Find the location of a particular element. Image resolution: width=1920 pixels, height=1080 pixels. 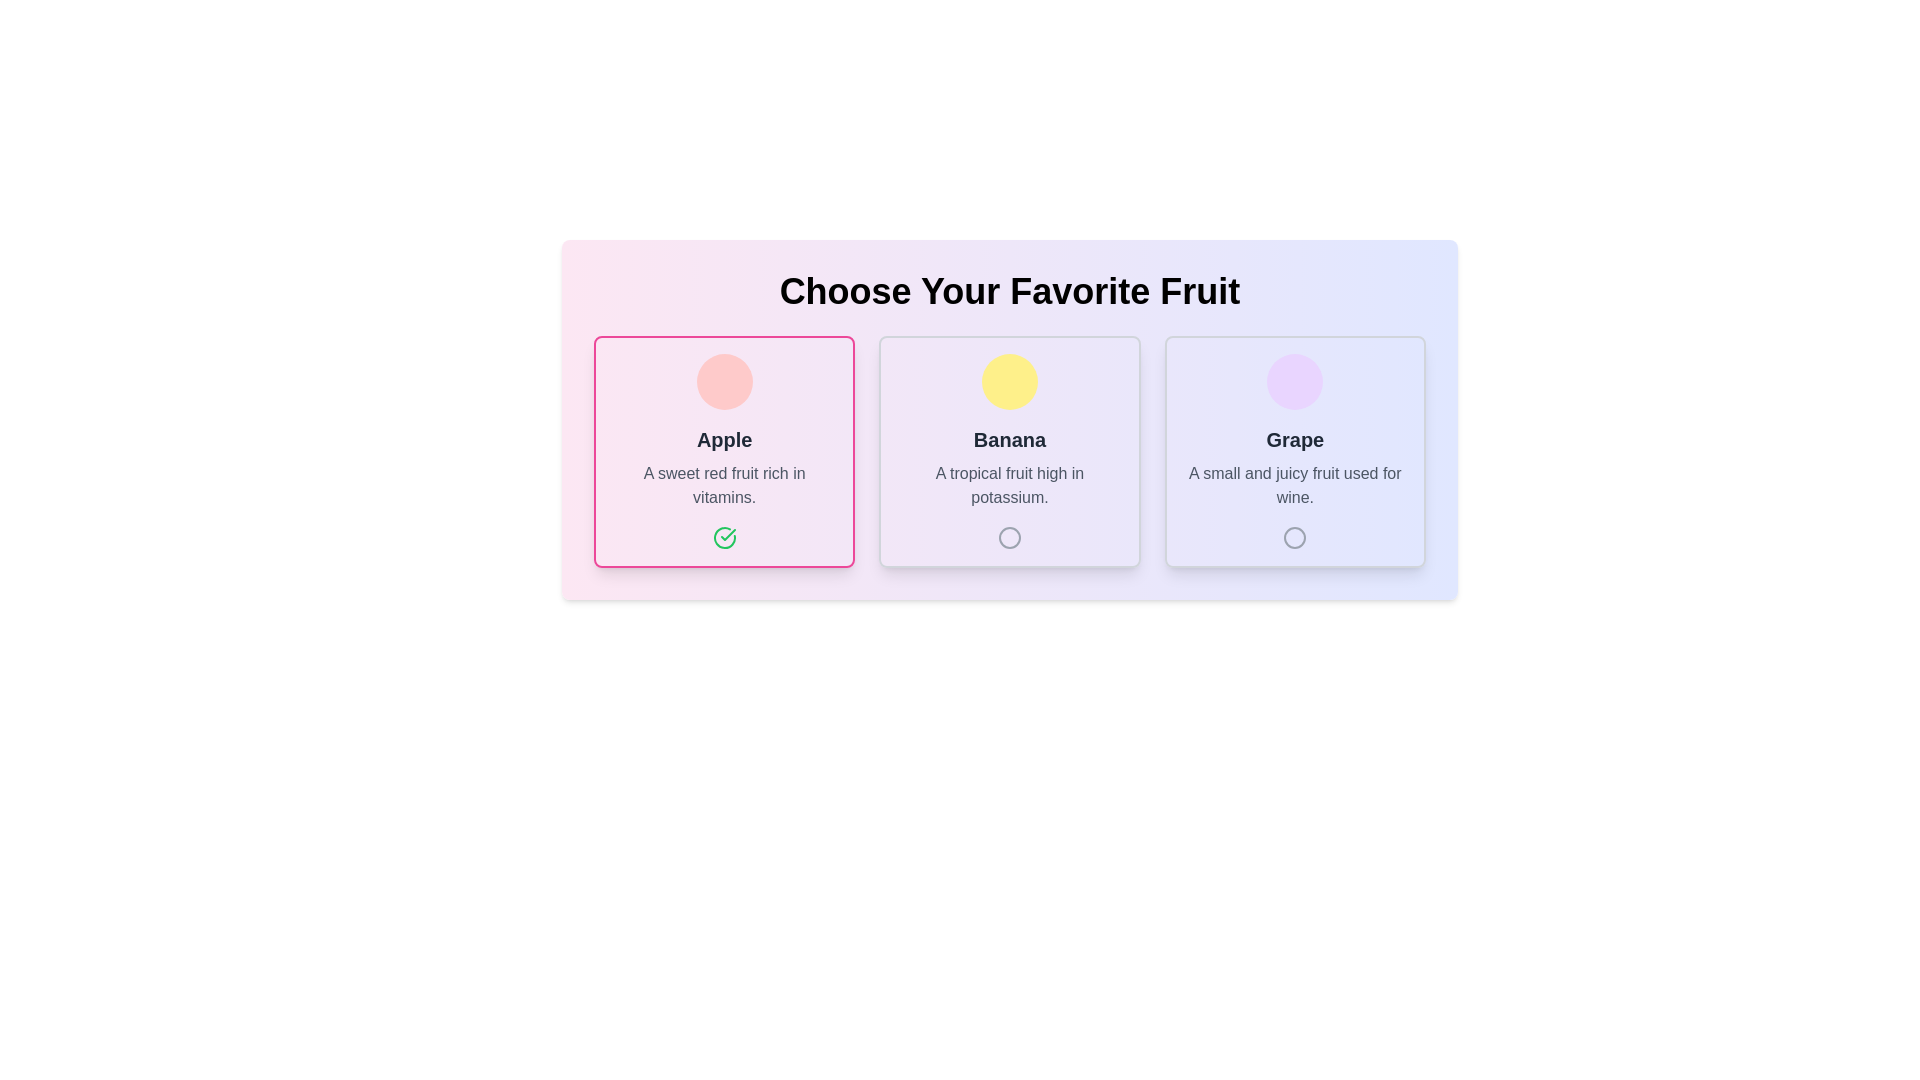

the circular icon with a gray stroke representing the selectable option is located at coordinates (1009, 536).